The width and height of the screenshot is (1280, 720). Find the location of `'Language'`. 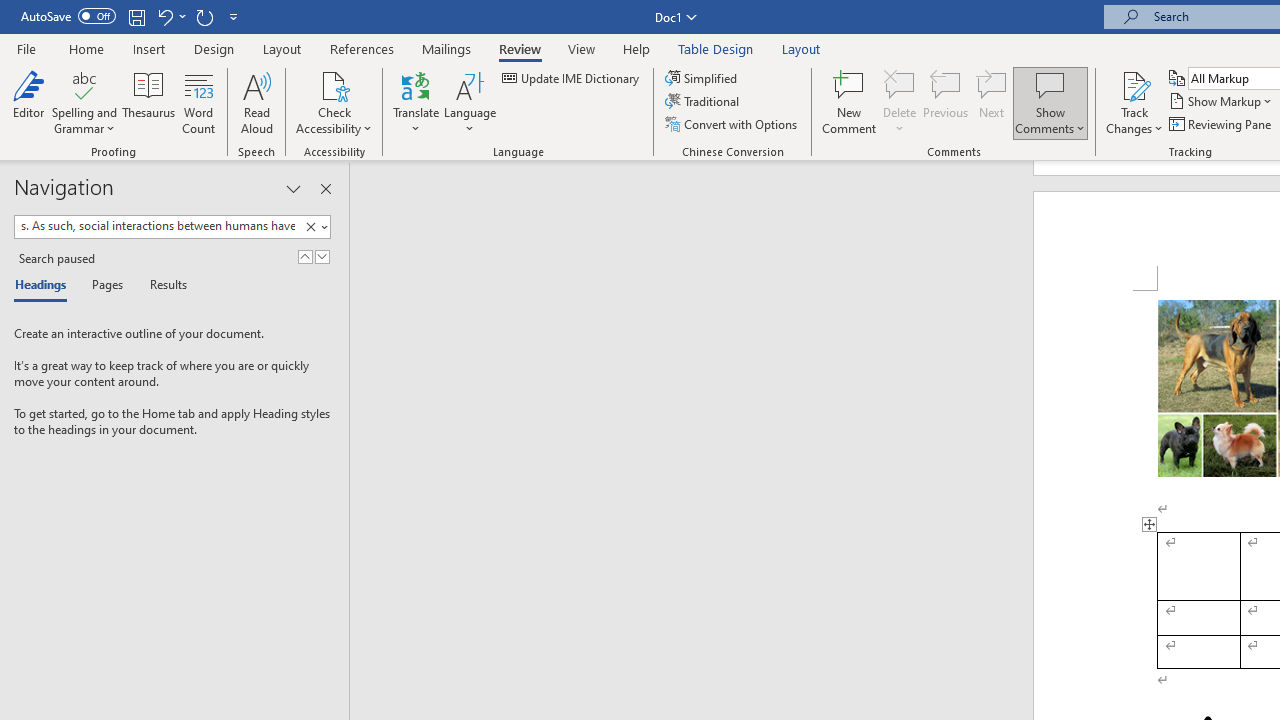

'Language' is located at coordinates (469, 103).